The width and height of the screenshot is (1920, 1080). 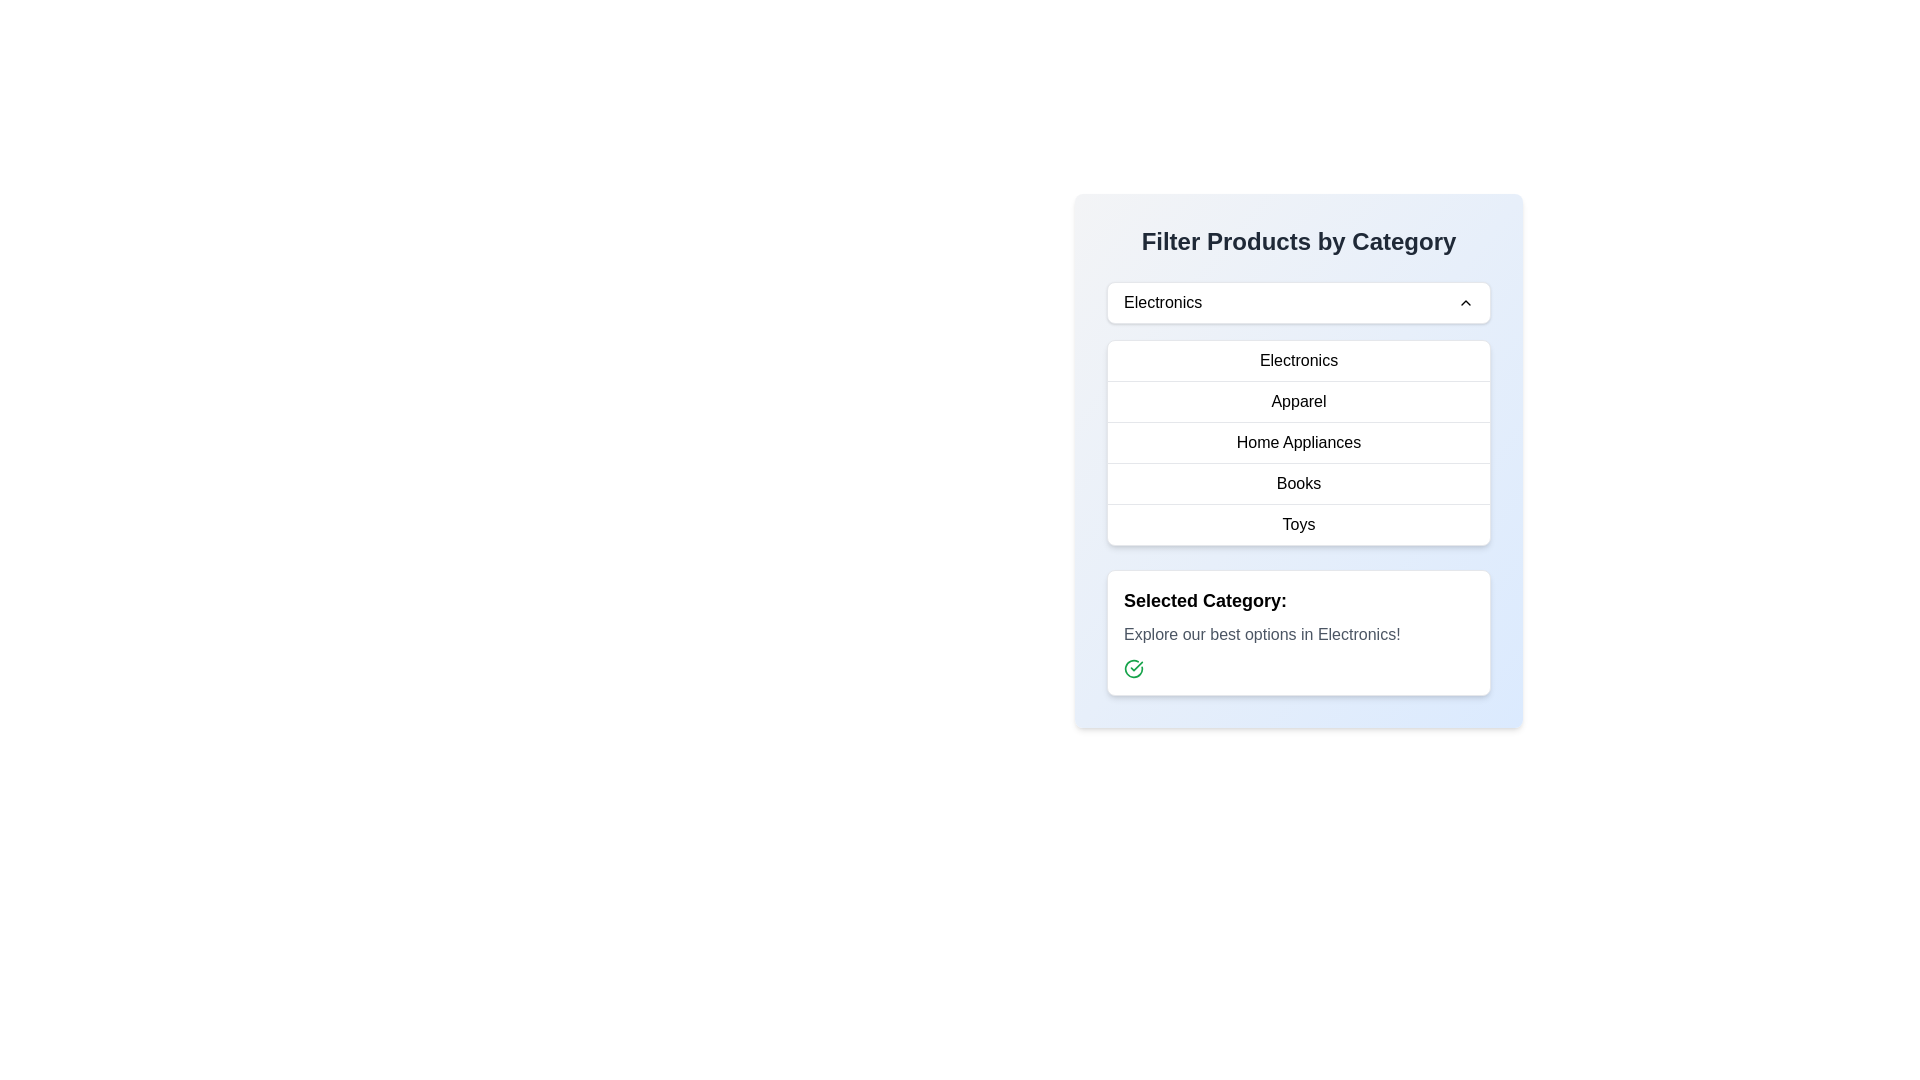 I want to click on the 'Apparel' list item, which is the second item in the vertical list under 'Filter Products by Category', so click(x=1299, y=401).